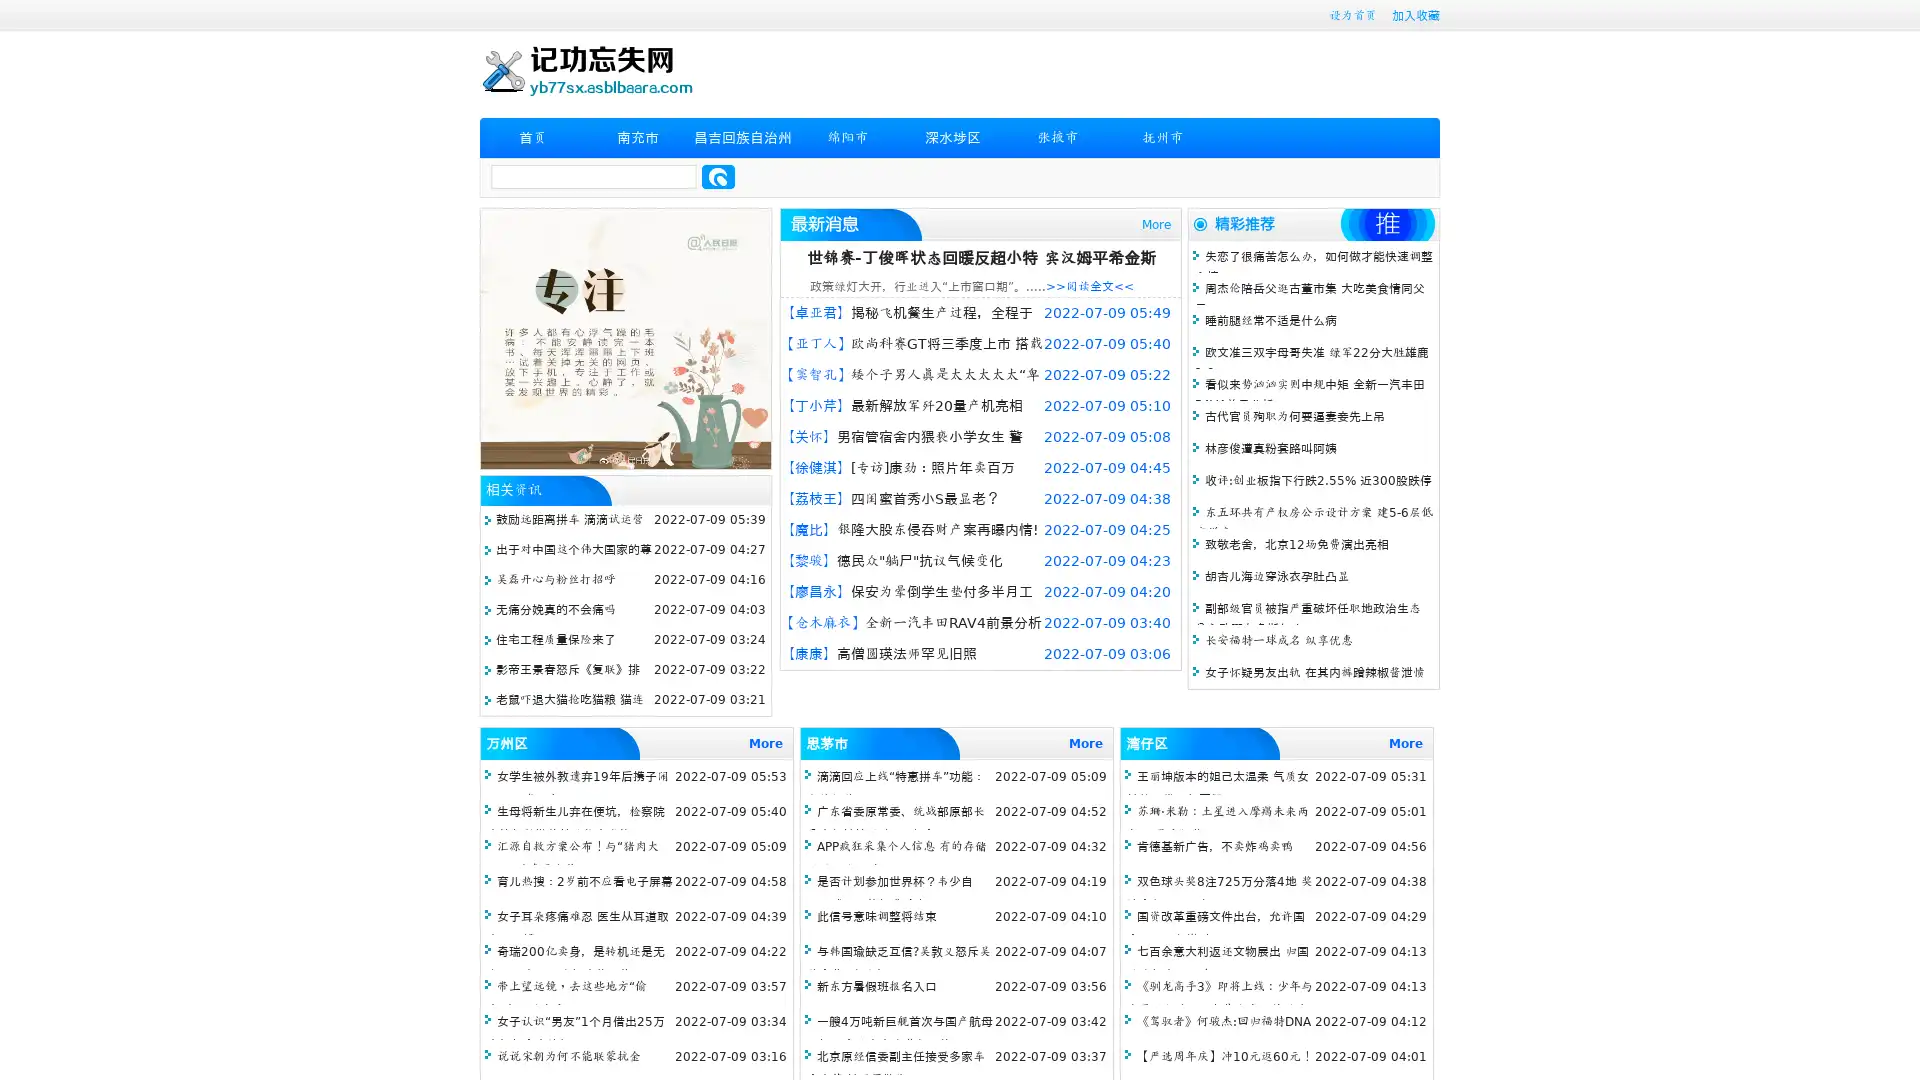 This screenshot has height=1080, width=1920. I want to click on Search, so click(718, 176).